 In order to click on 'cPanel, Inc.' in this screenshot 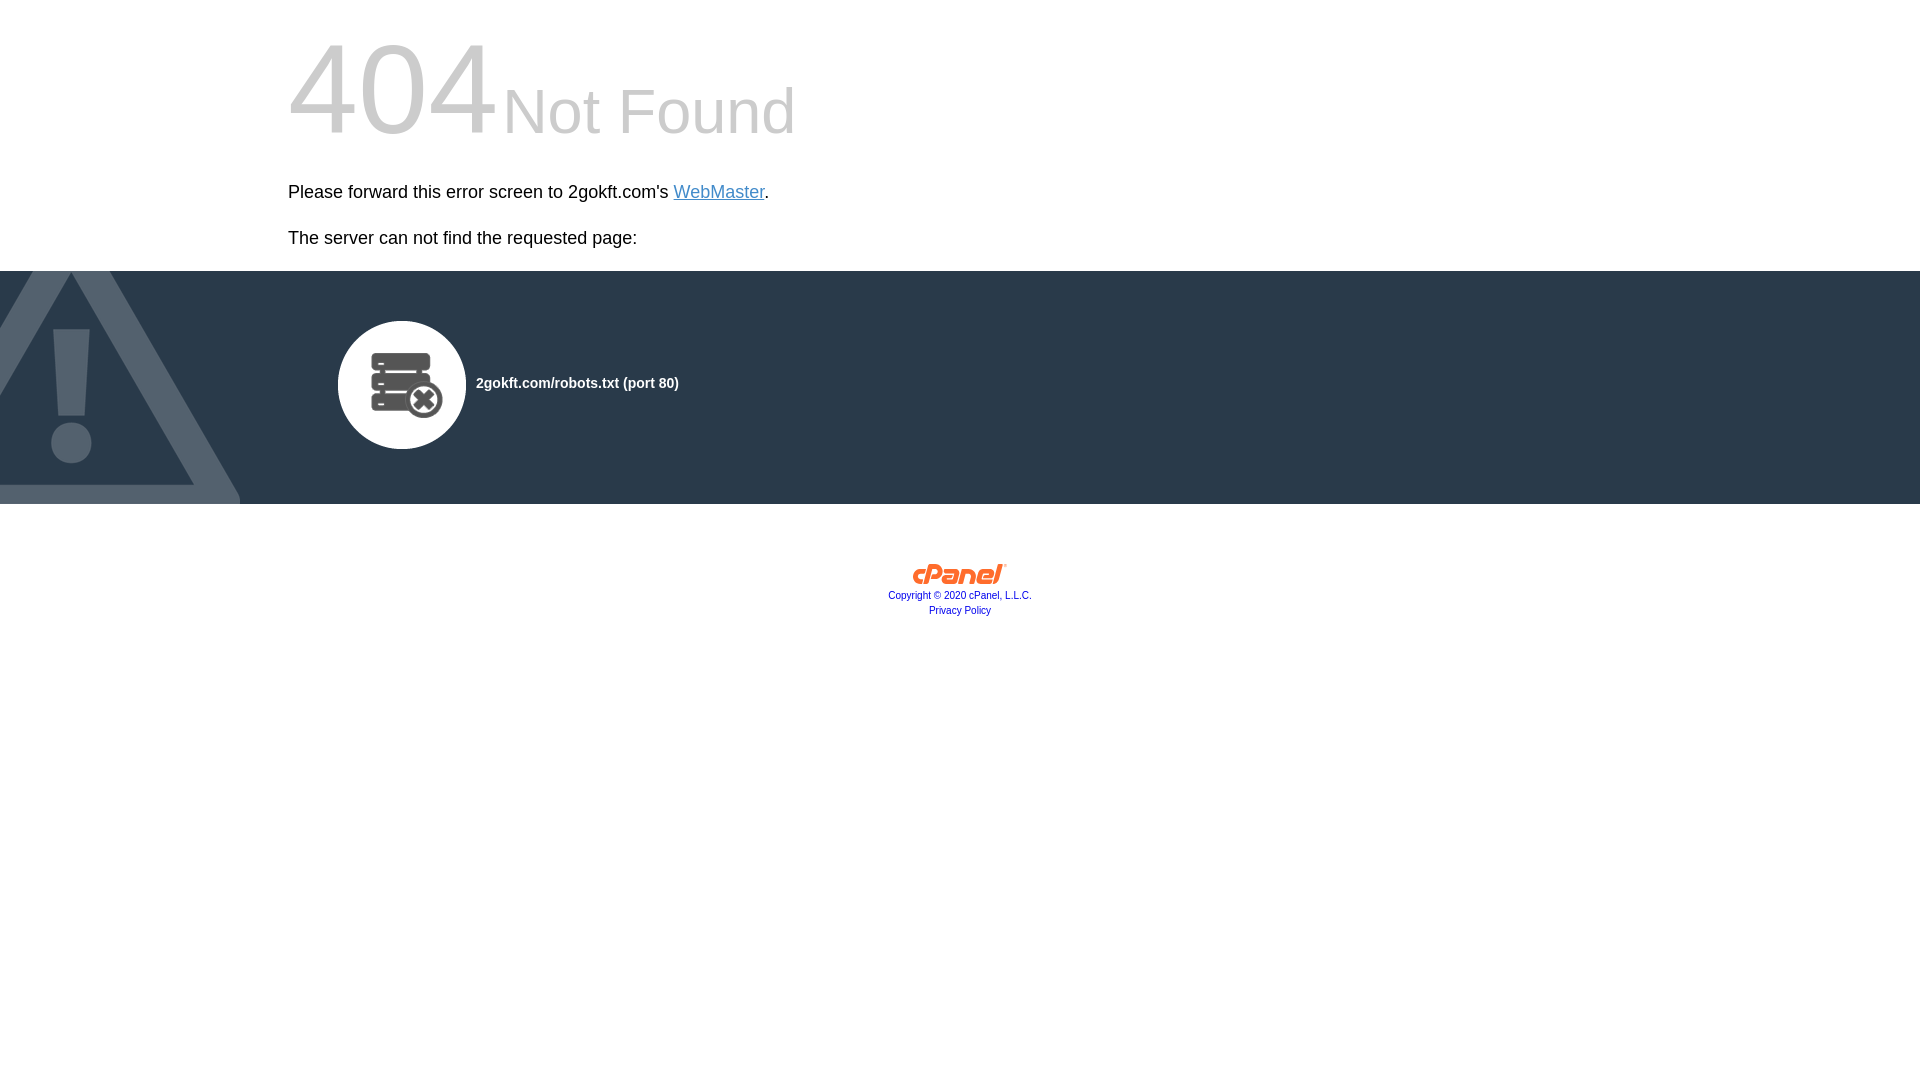, I will do `click(911, 578)`.